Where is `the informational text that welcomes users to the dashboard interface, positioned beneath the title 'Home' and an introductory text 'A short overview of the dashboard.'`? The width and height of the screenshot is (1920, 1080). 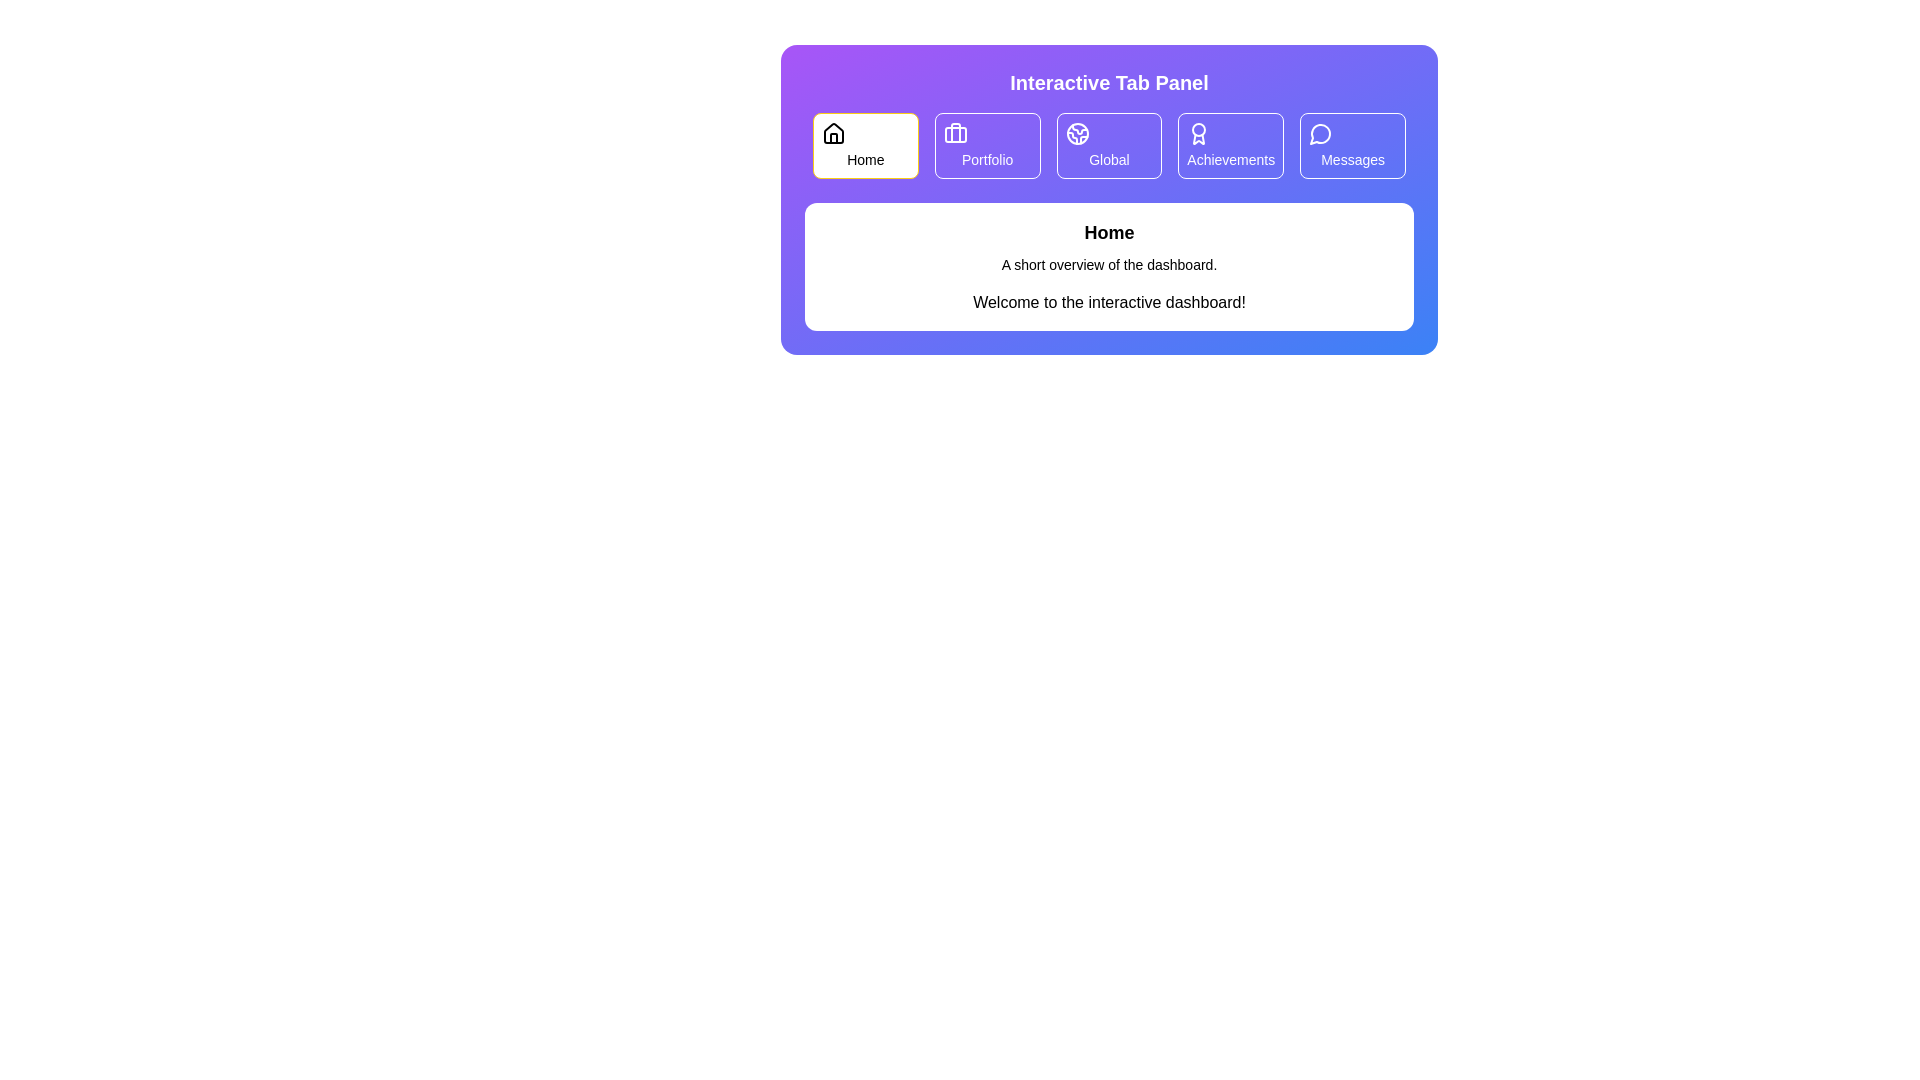
the informational text that welcomes users to the dashboard interface, positioned beneath the title 'Home' and an introductory text 'A short overview of the dashboard.' is located at coordinates (1108, 303).